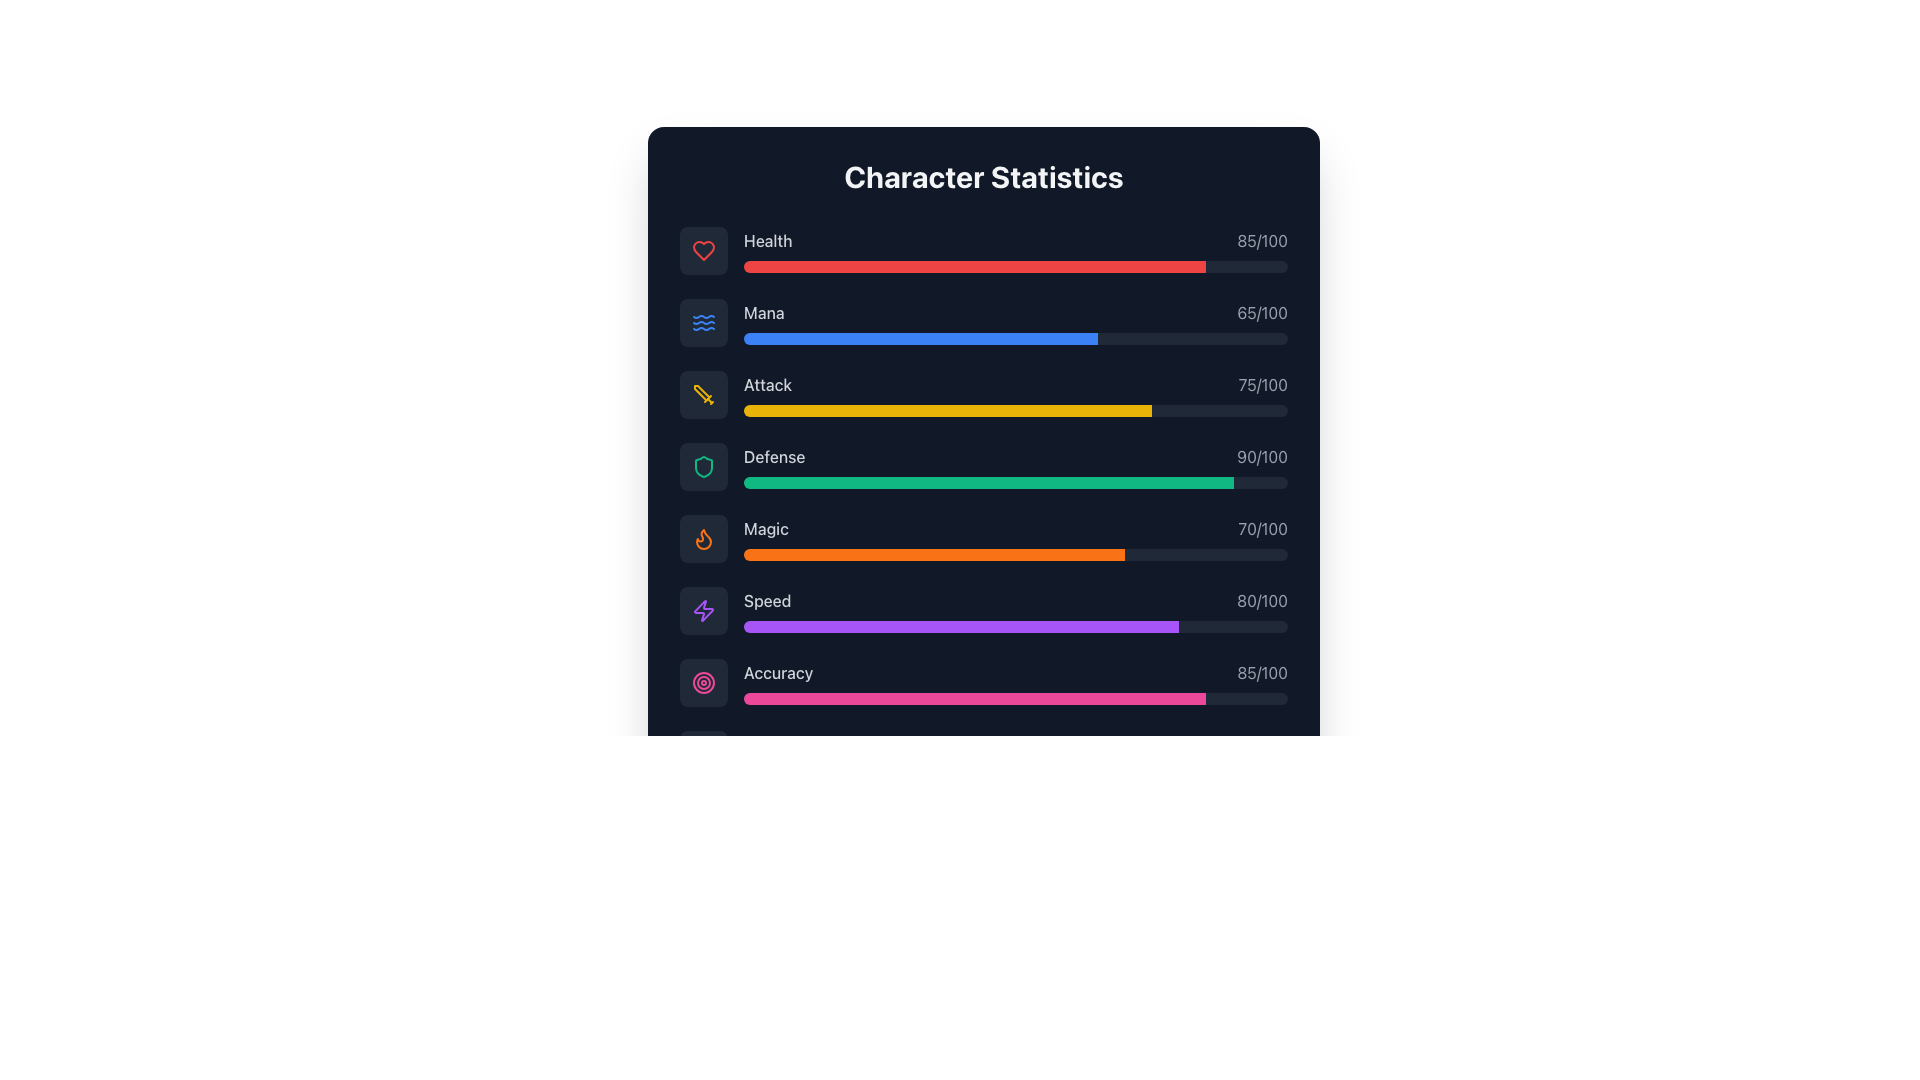 The height and width of the screenshot is (1080, 1920). Describe the element at coordinates (988, 482) in the screenshot. I see `the filled segment of the Progress bar indicating the 'Defense' statistic level of the character, which is the fourth row from the top in the list of character statistics` at that location.